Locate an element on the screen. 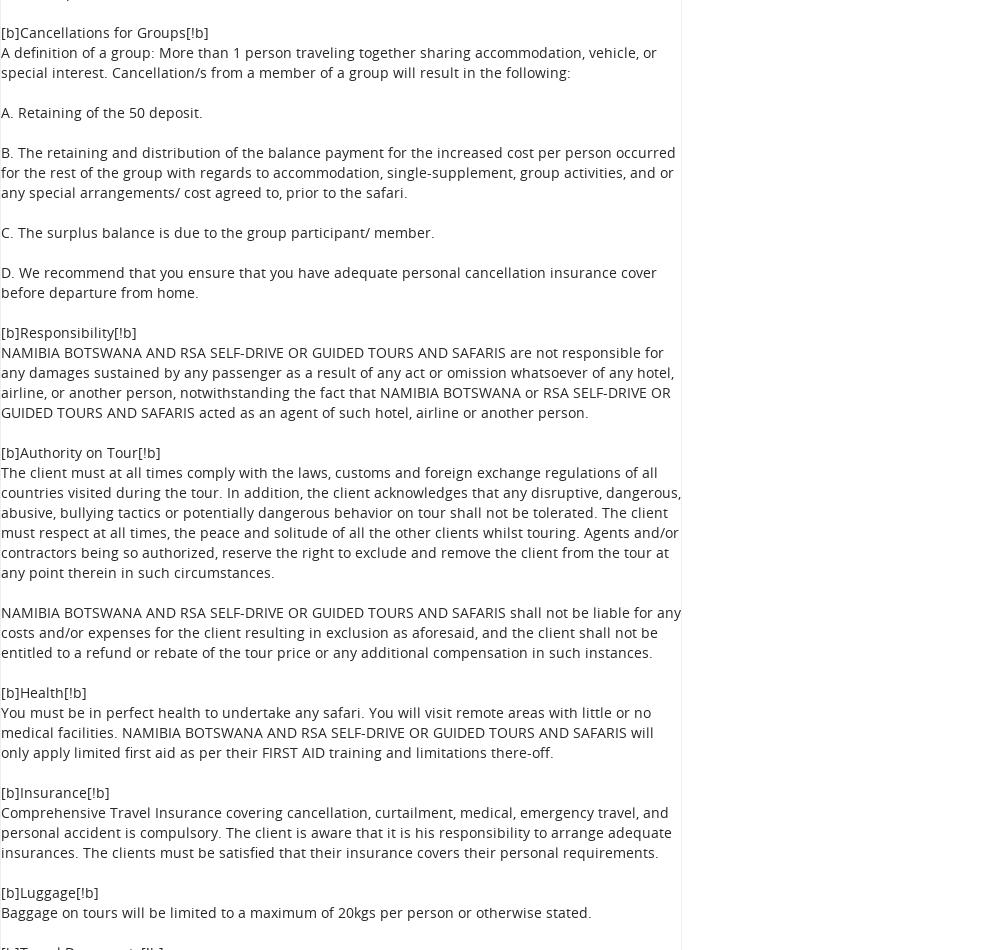  '[b]Responsibility[!b]' is located at coordinates (69, 331).